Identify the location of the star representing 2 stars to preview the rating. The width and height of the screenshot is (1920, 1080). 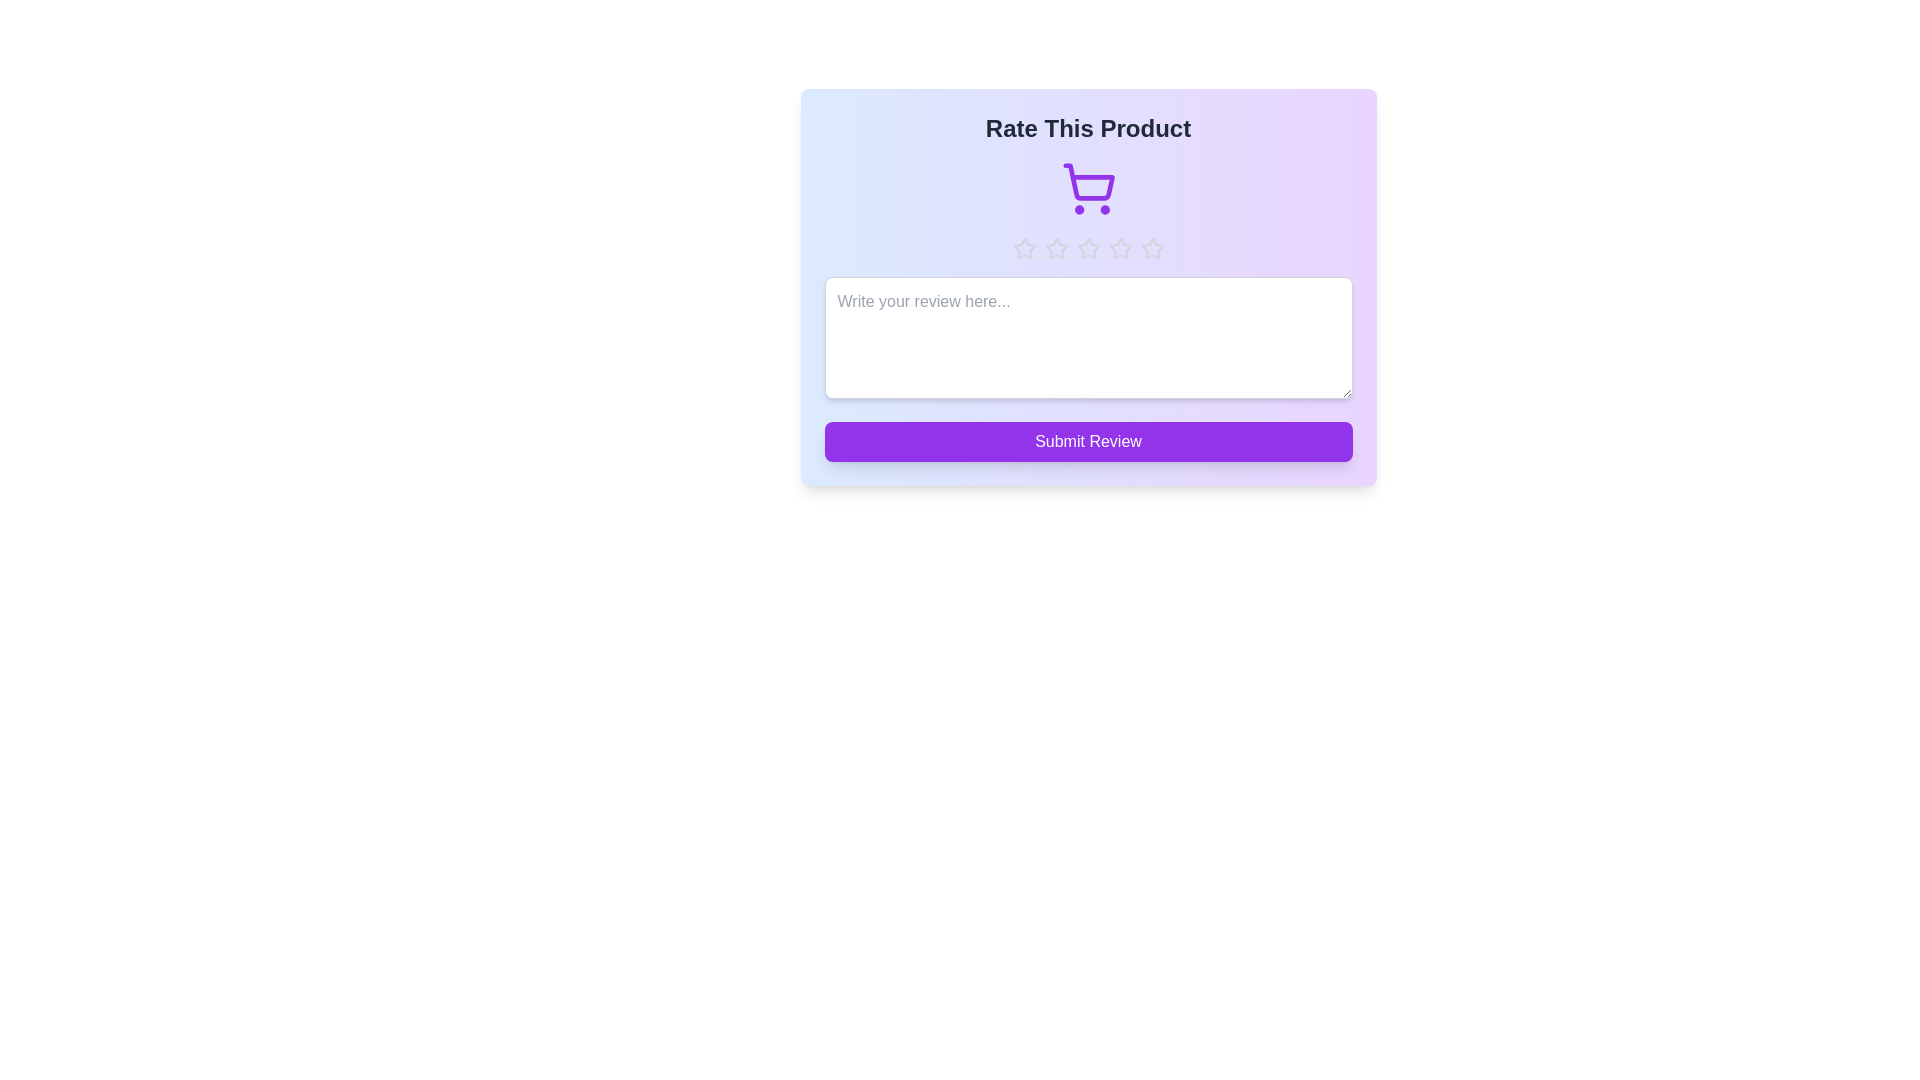
(1055, 248).